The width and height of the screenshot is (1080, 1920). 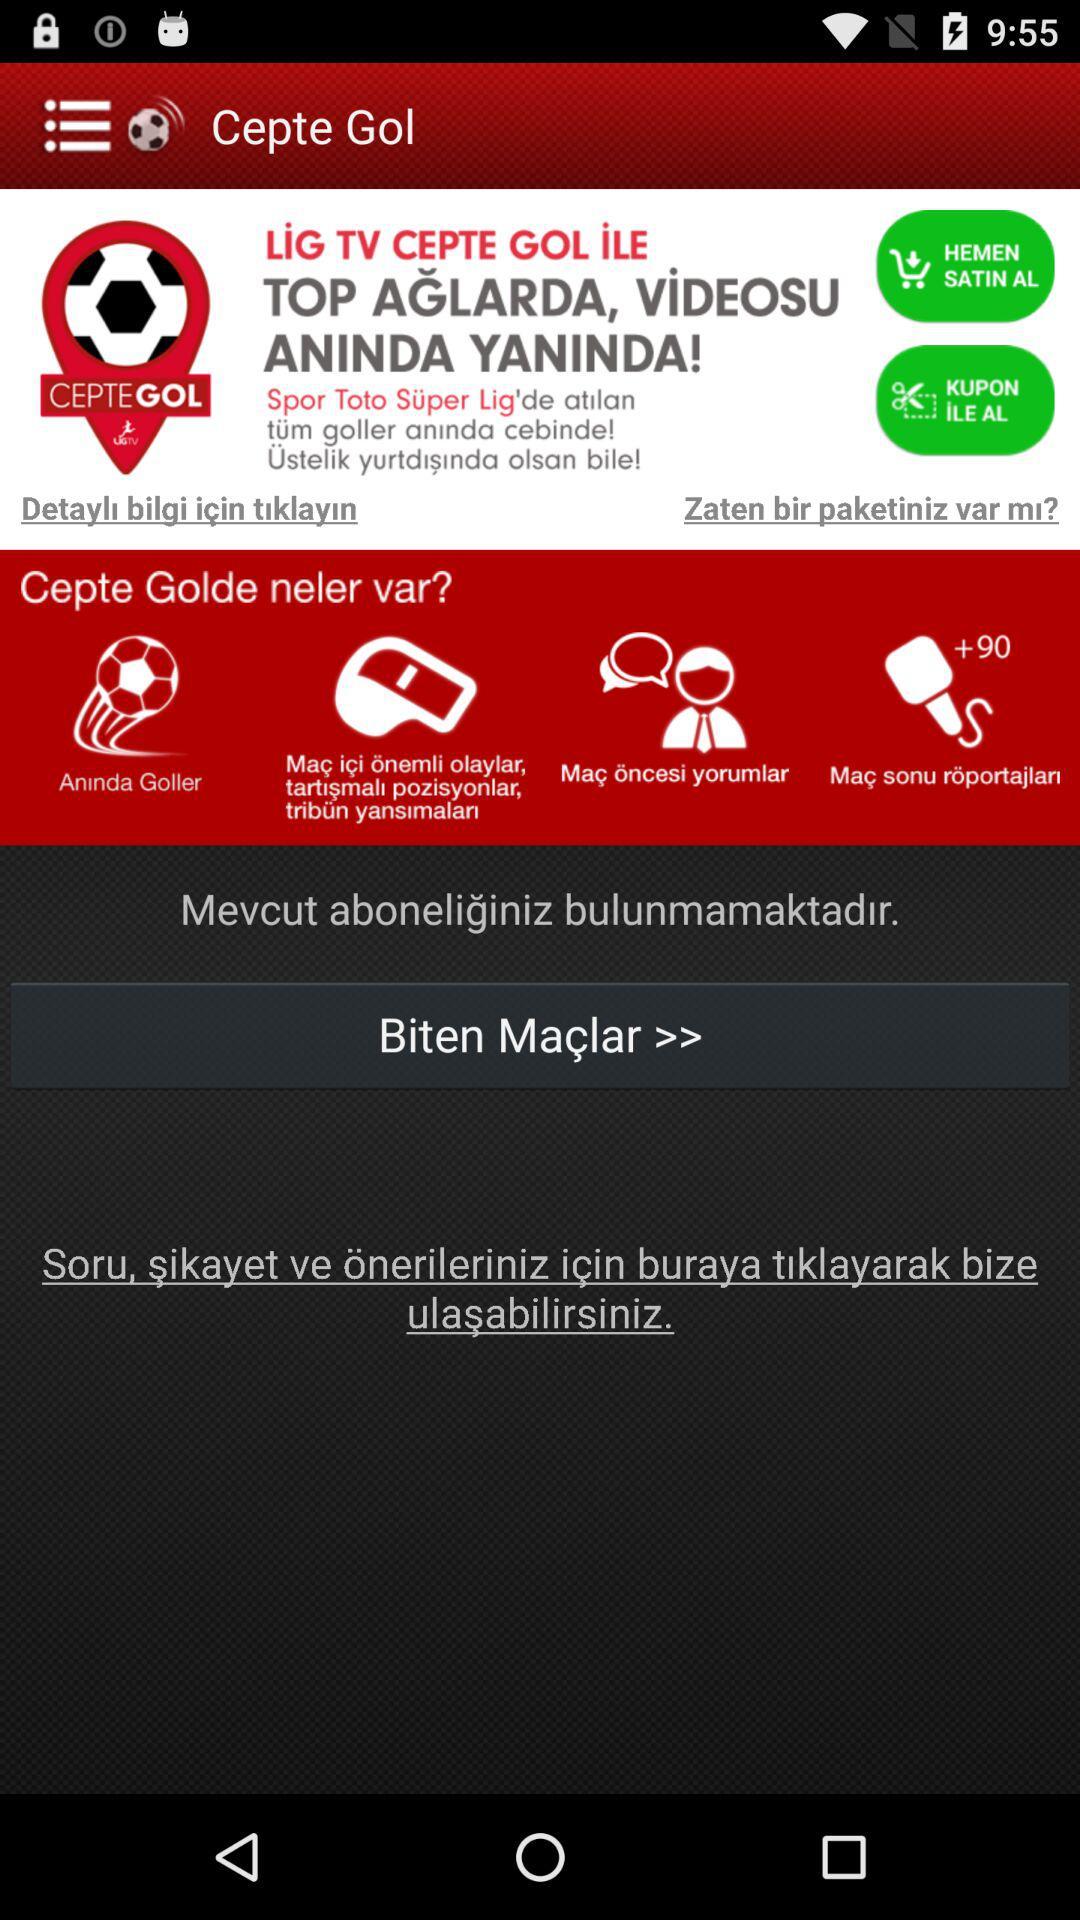 I want to click on a six line text which is below cepte gol on a page, so click(x=550, y=337).